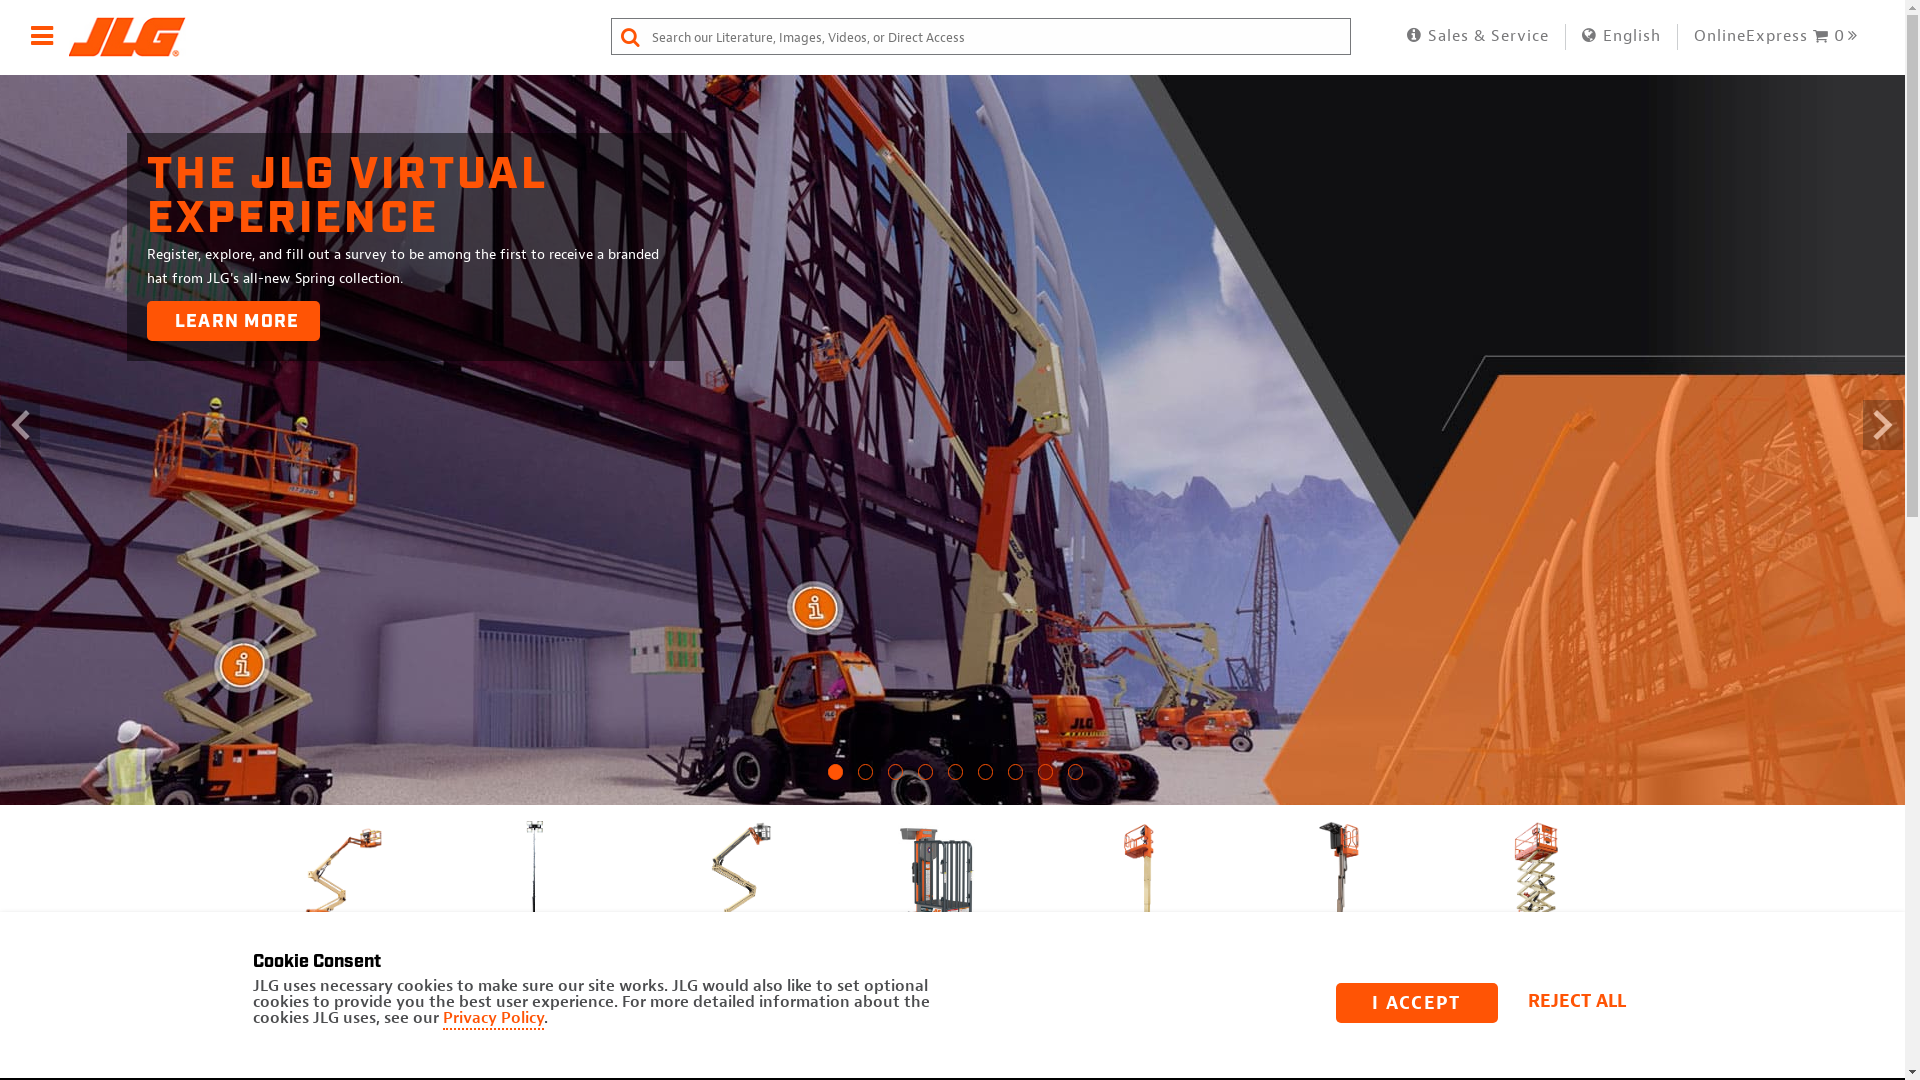 The width and height of the screenshot is (1920, 1080). What do you see at coordinates (1477, 35) in the screenshot?
I see `'Sales & Service'` at bounding box center [1477, 35].